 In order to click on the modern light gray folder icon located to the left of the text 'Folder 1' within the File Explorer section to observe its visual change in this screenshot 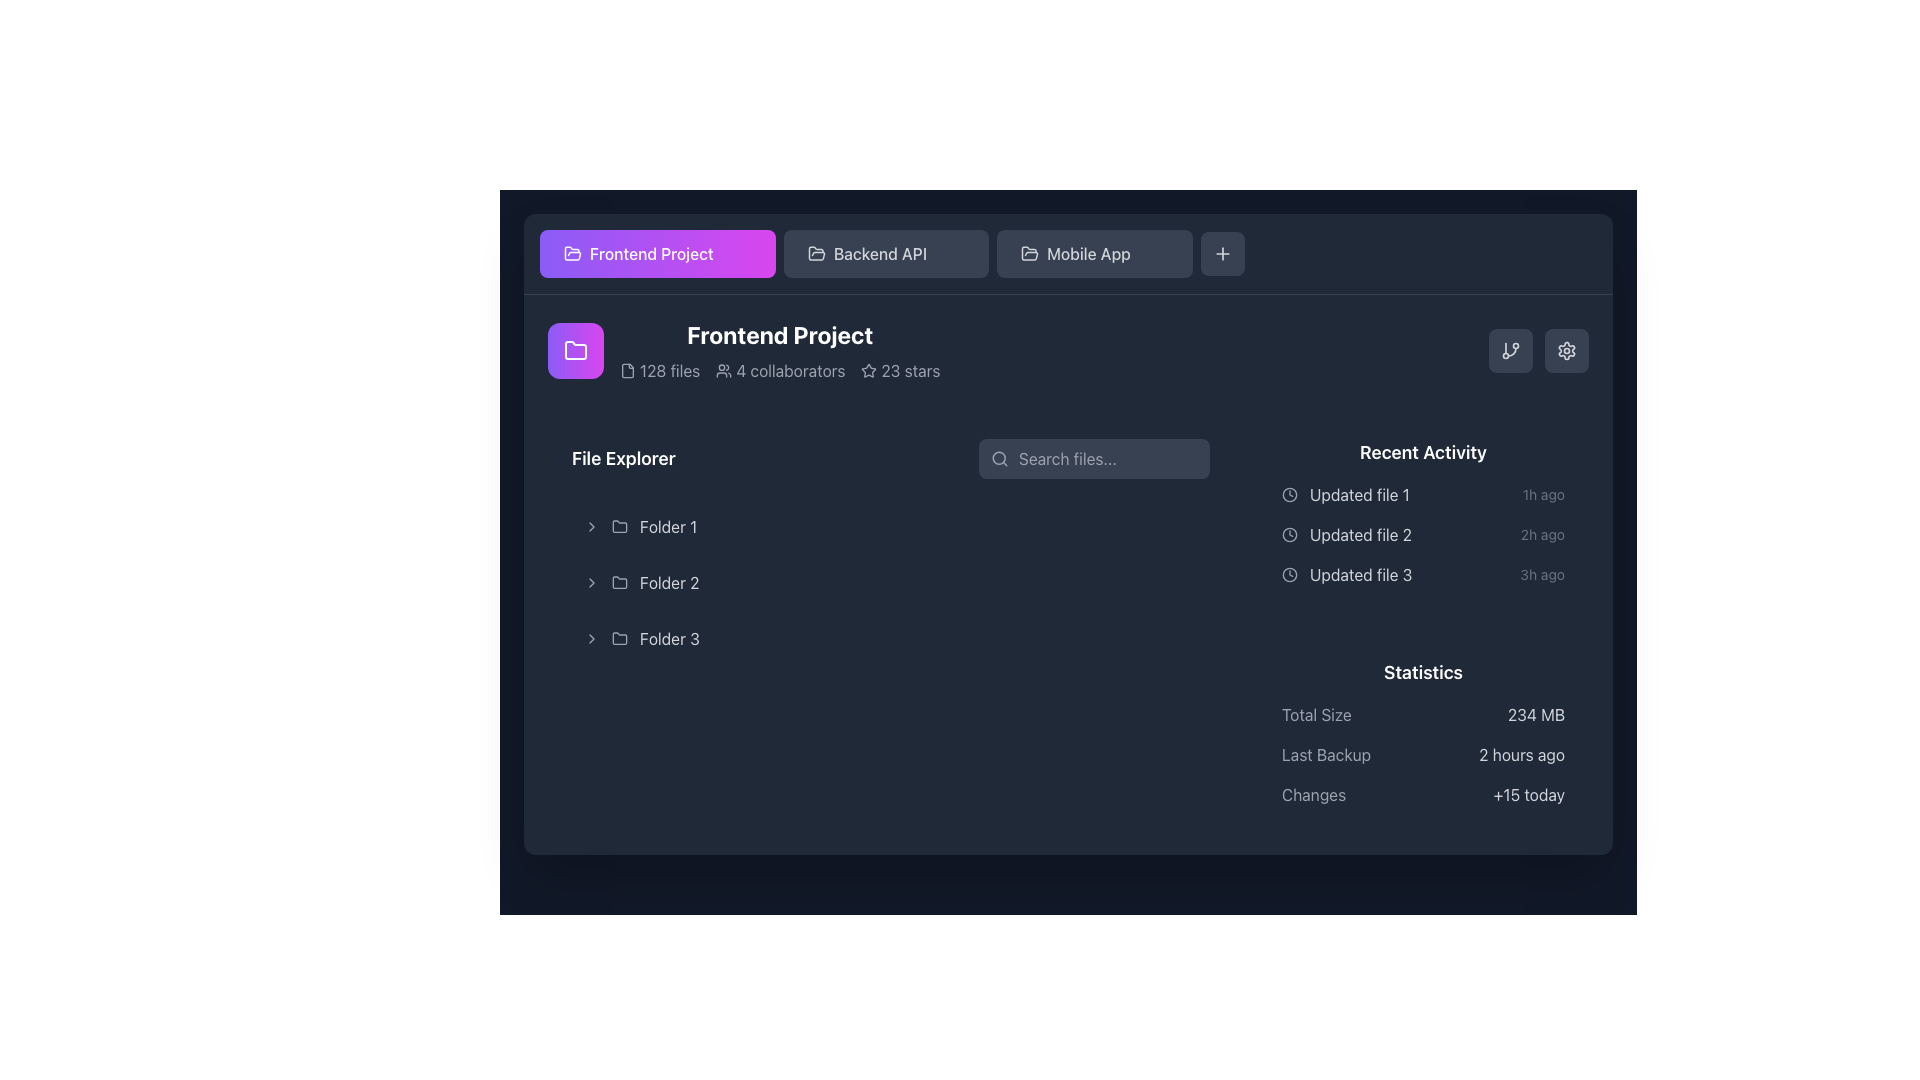, I will do `click(618, 526)`.